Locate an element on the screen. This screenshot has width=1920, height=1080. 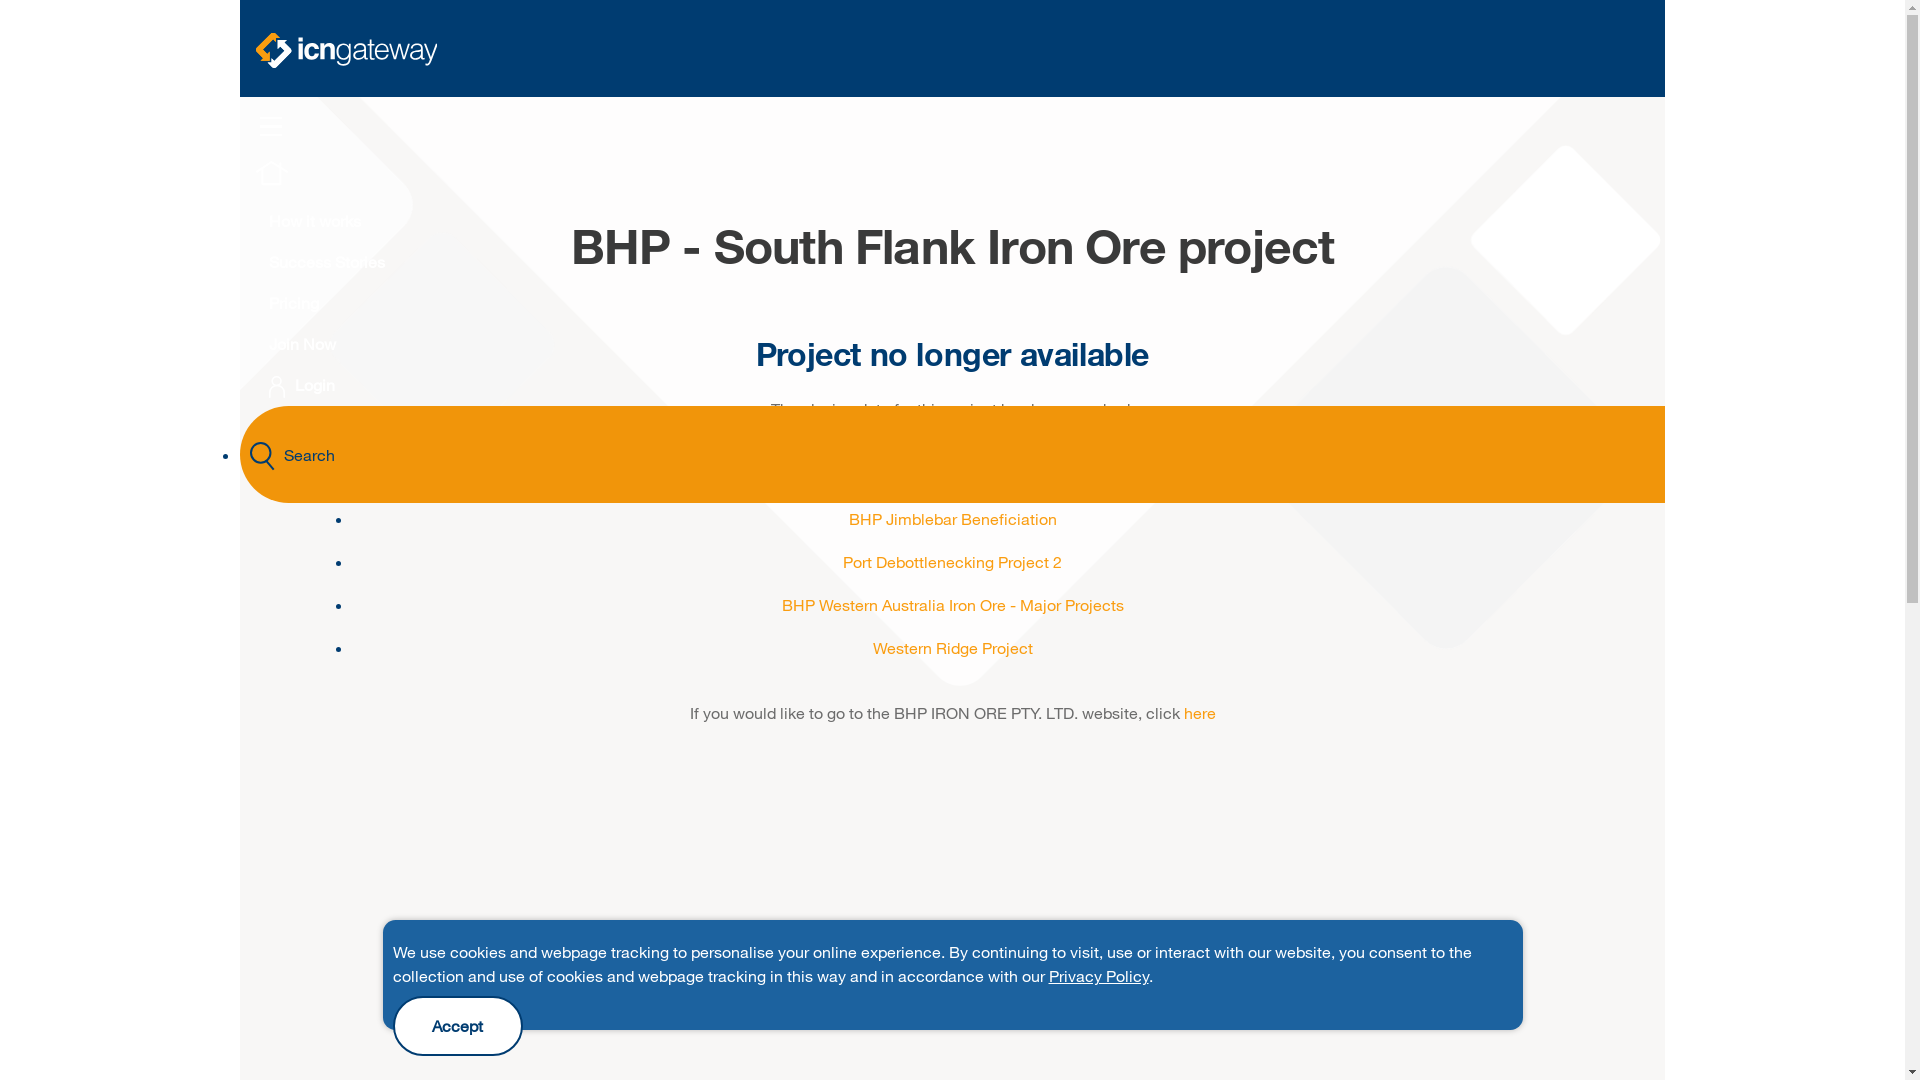
'BHP Western Australia Iron Ore - Major Projects' is located at coordinates (952, 603).